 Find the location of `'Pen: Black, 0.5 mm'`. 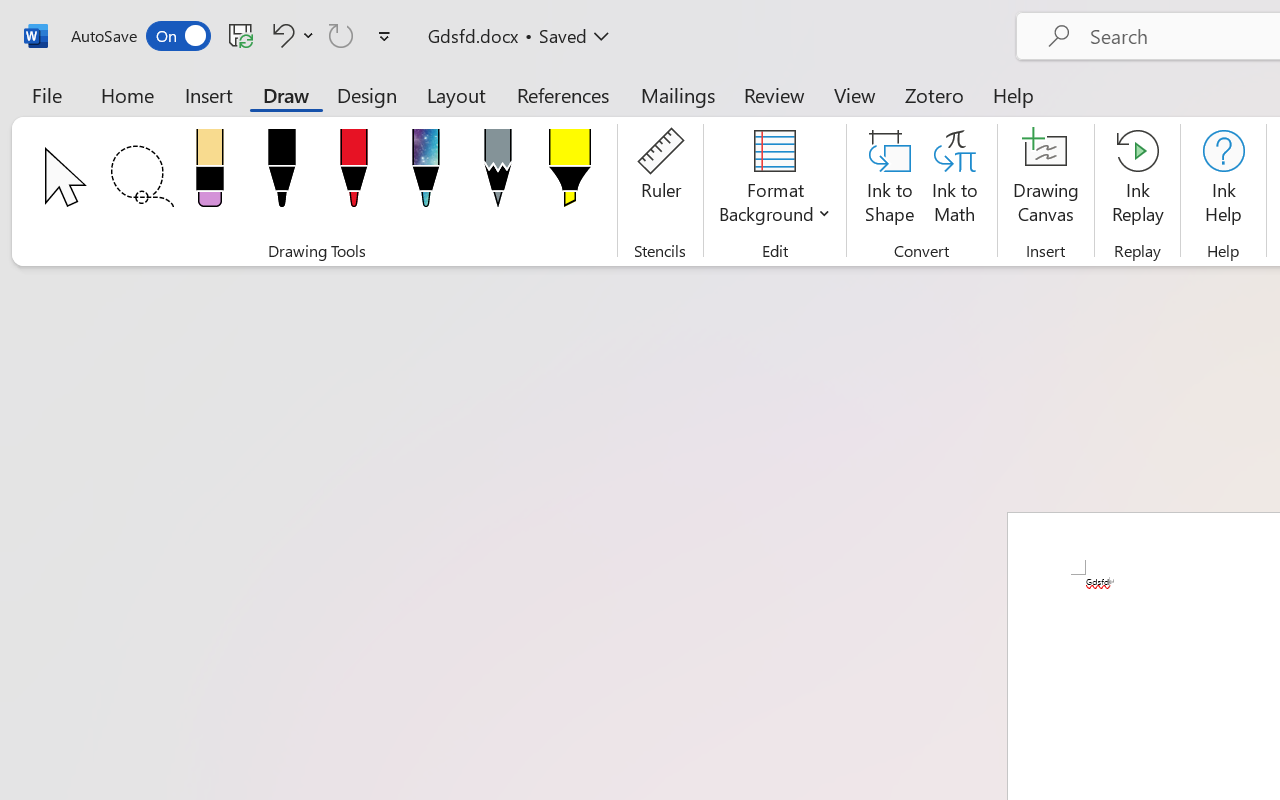

'Pen: Black, 0.5 mm' is located at coordinates (280, 173).